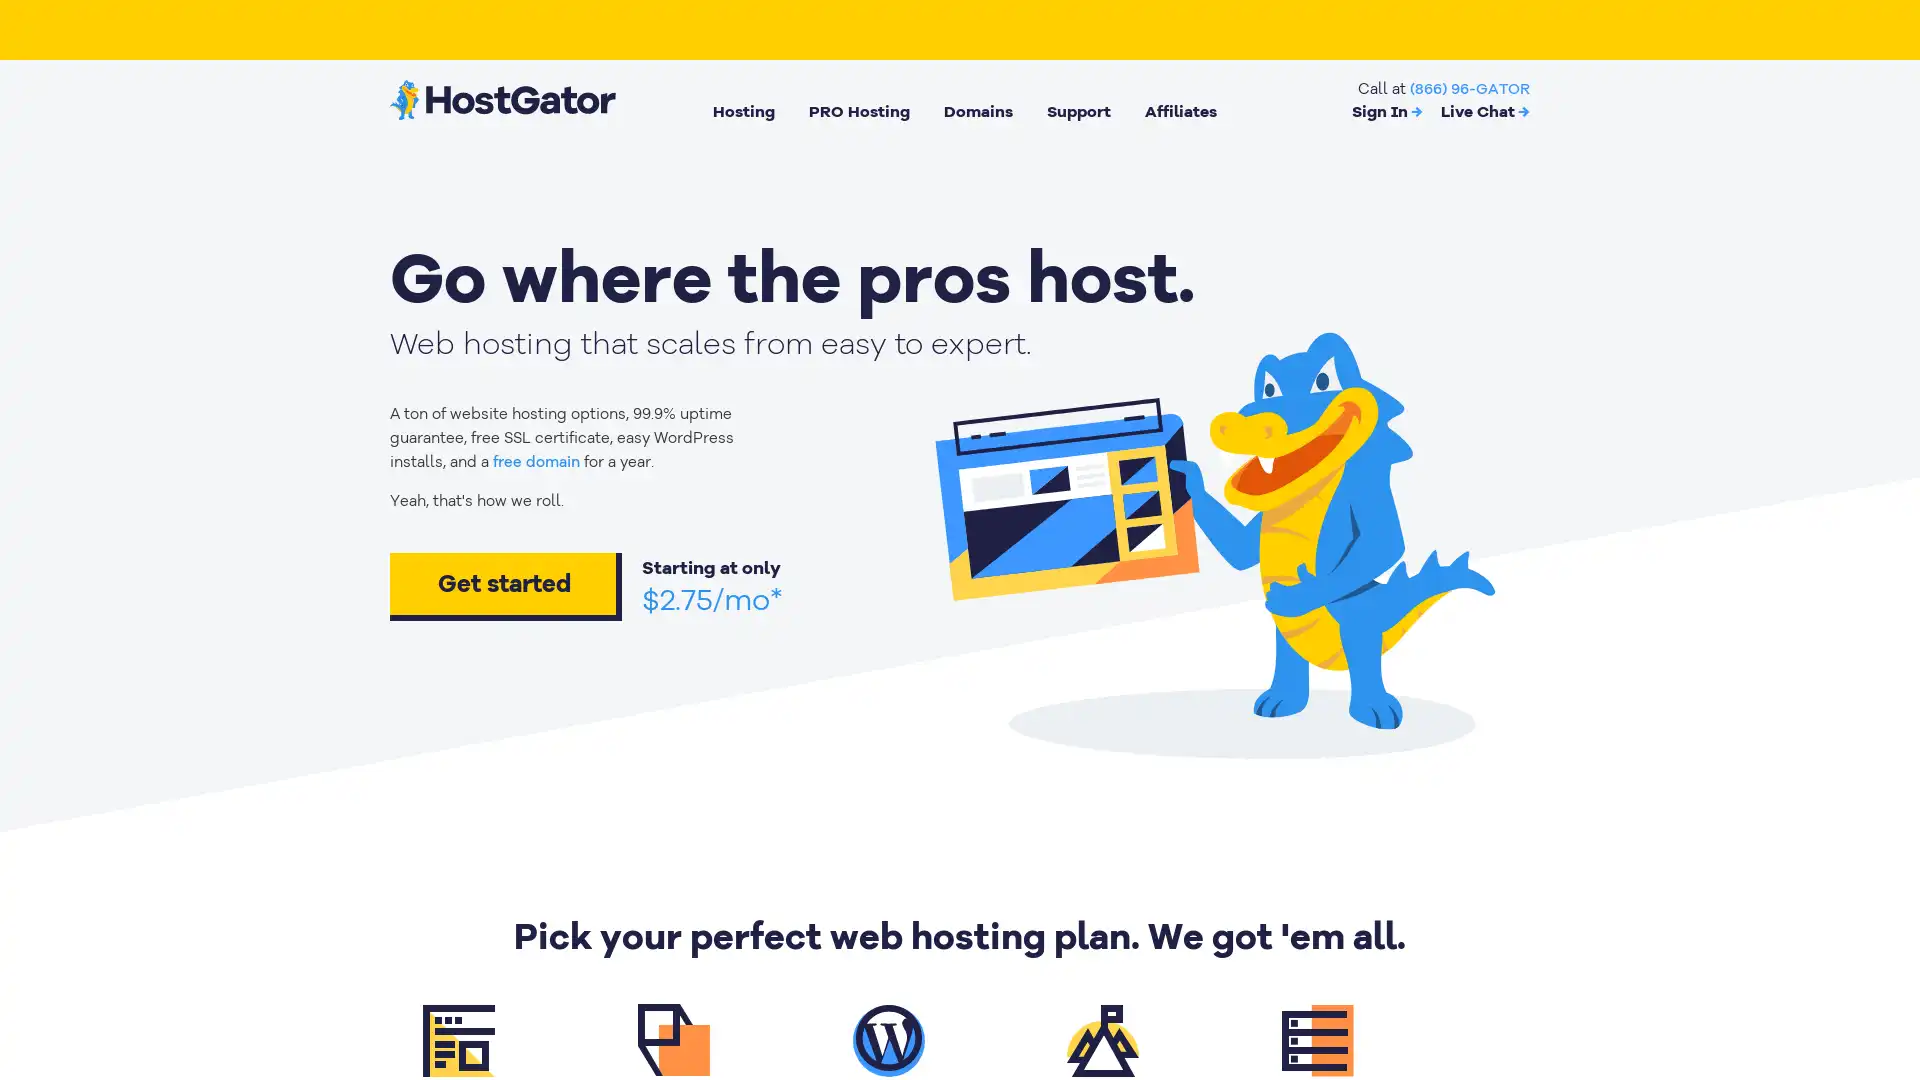 The height and width of the screenshot is (1080, 1920). I want to click on Cookies Settings, so click(203, 1002).